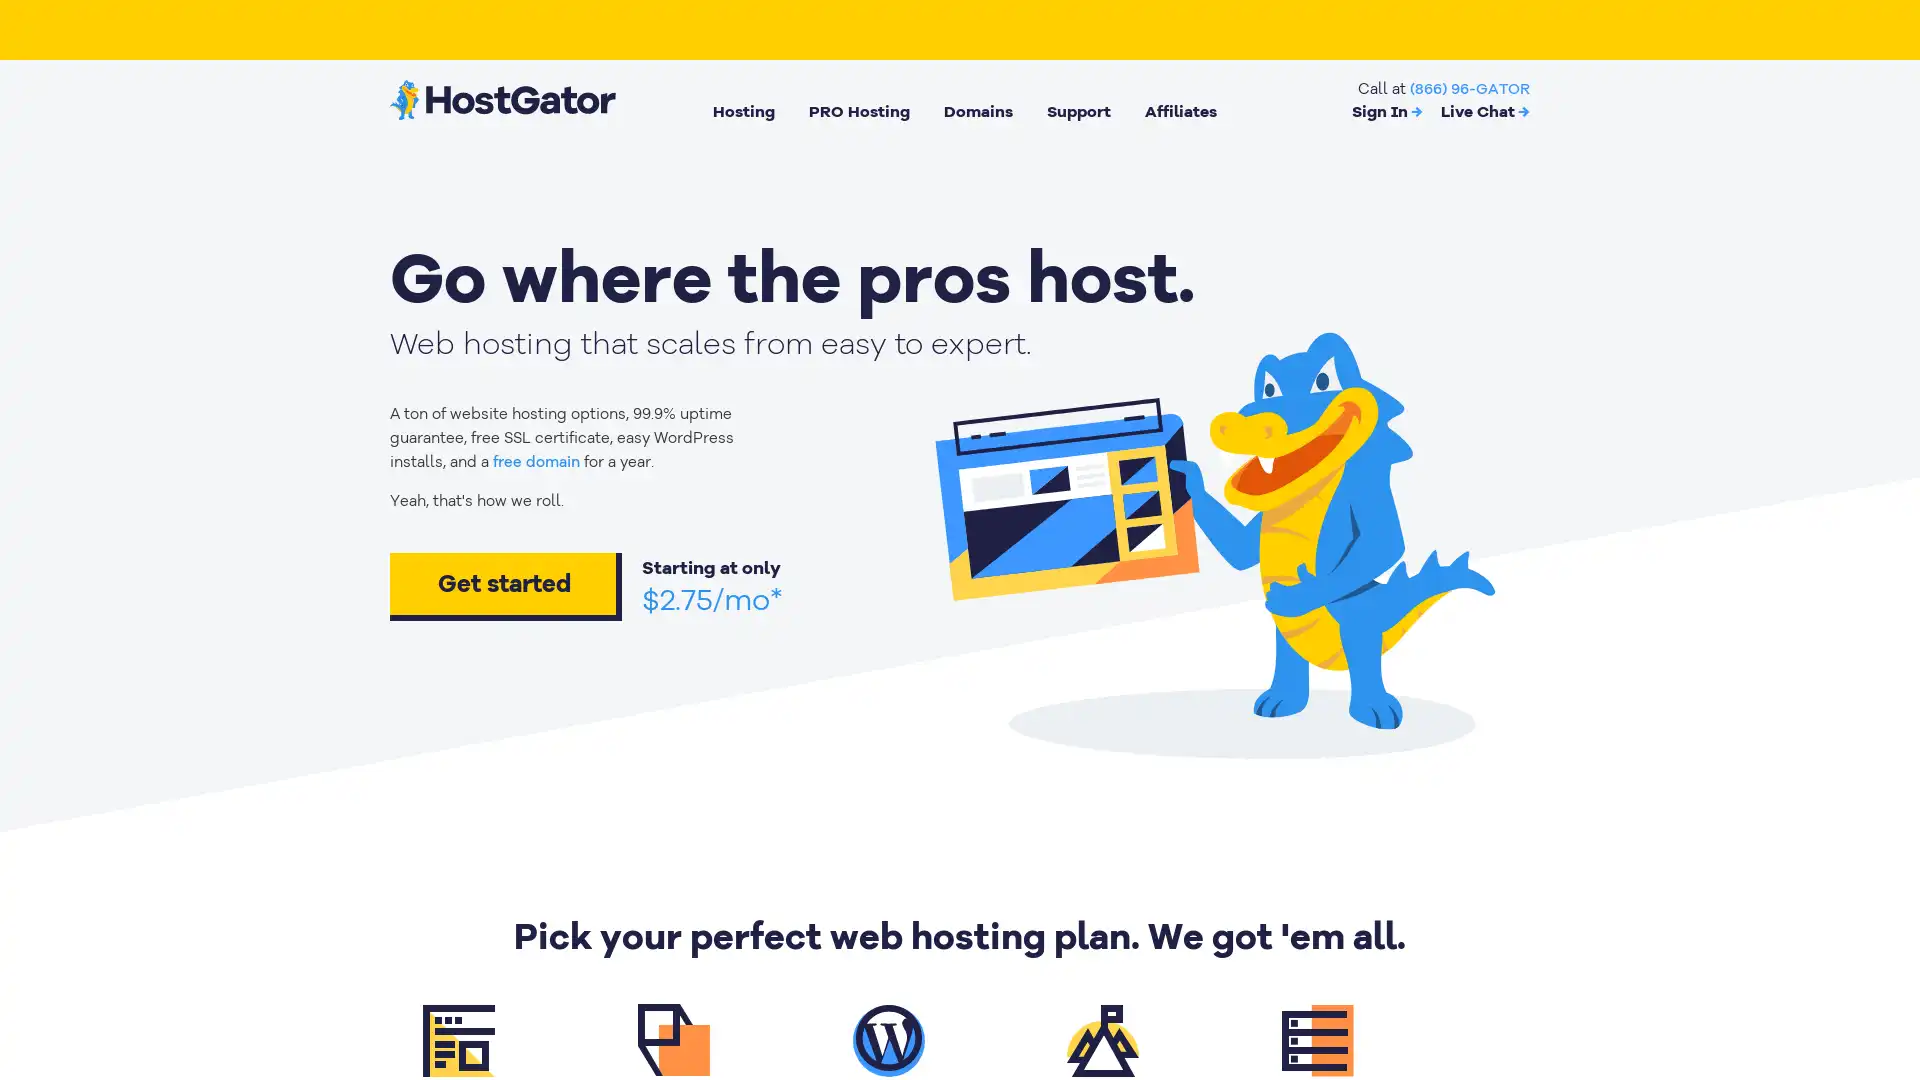 The height and width of the screenshot is (1080, 1920). I want to click on Cookies Settings, so click(203, 1002).